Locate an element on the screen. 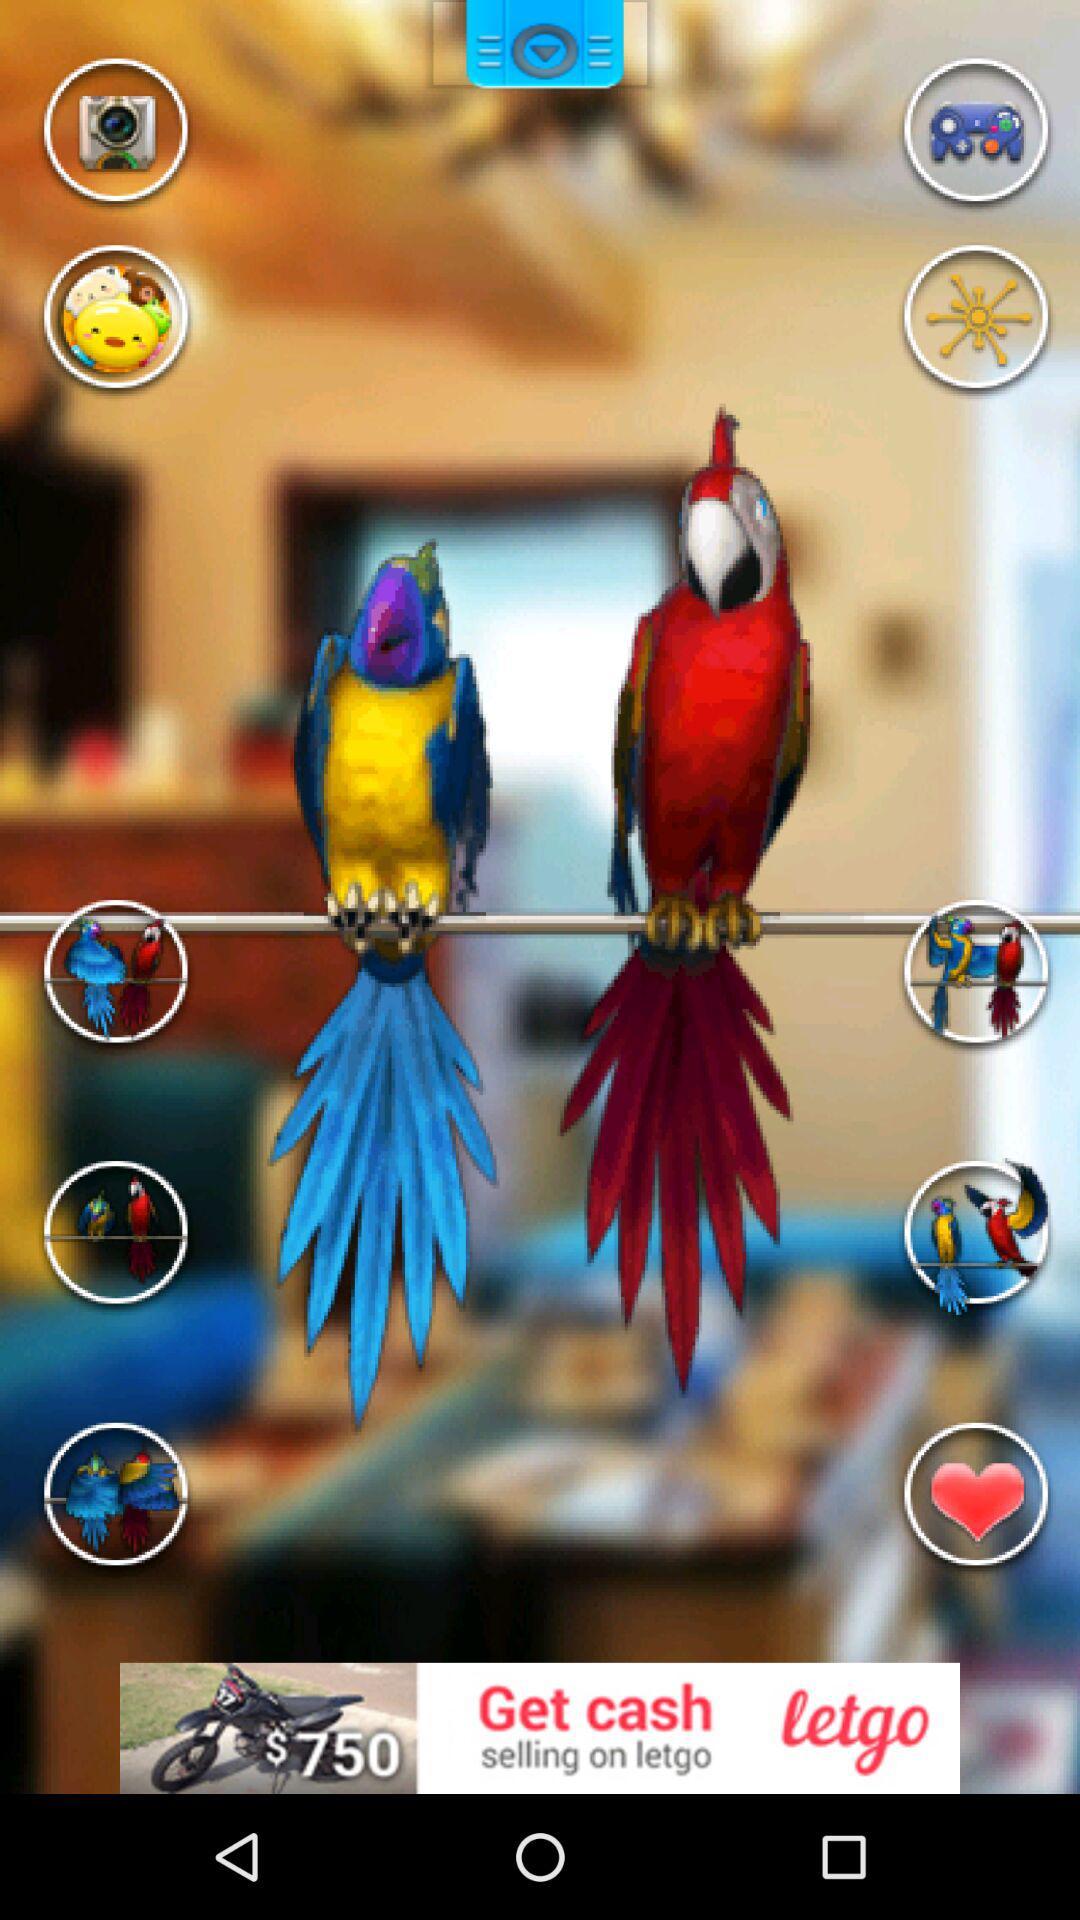 Image resolution: width=1080 pixels, height=1920 pixels. open advertisement page is located at coordinates (540, 1727).